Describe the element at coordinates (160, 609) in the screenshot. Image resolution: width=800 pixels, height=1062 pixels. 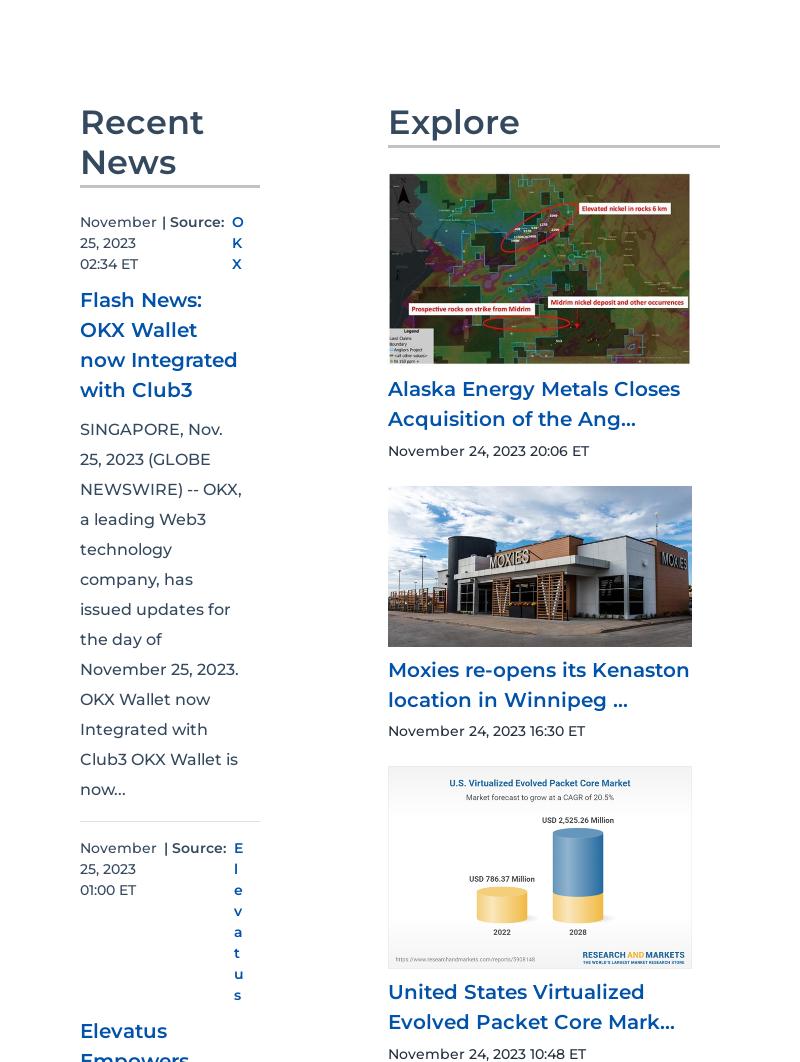
I see `'SINGAPORE, Nov.  25, 2023  (GLOBE NEWSWIRE) -- OKX, a leading Web3 technology company, has issued updates for the day of November 25, 2023.  OKX Wallet now Integrated with Club3  OKX Wallet is now...'` at that location.